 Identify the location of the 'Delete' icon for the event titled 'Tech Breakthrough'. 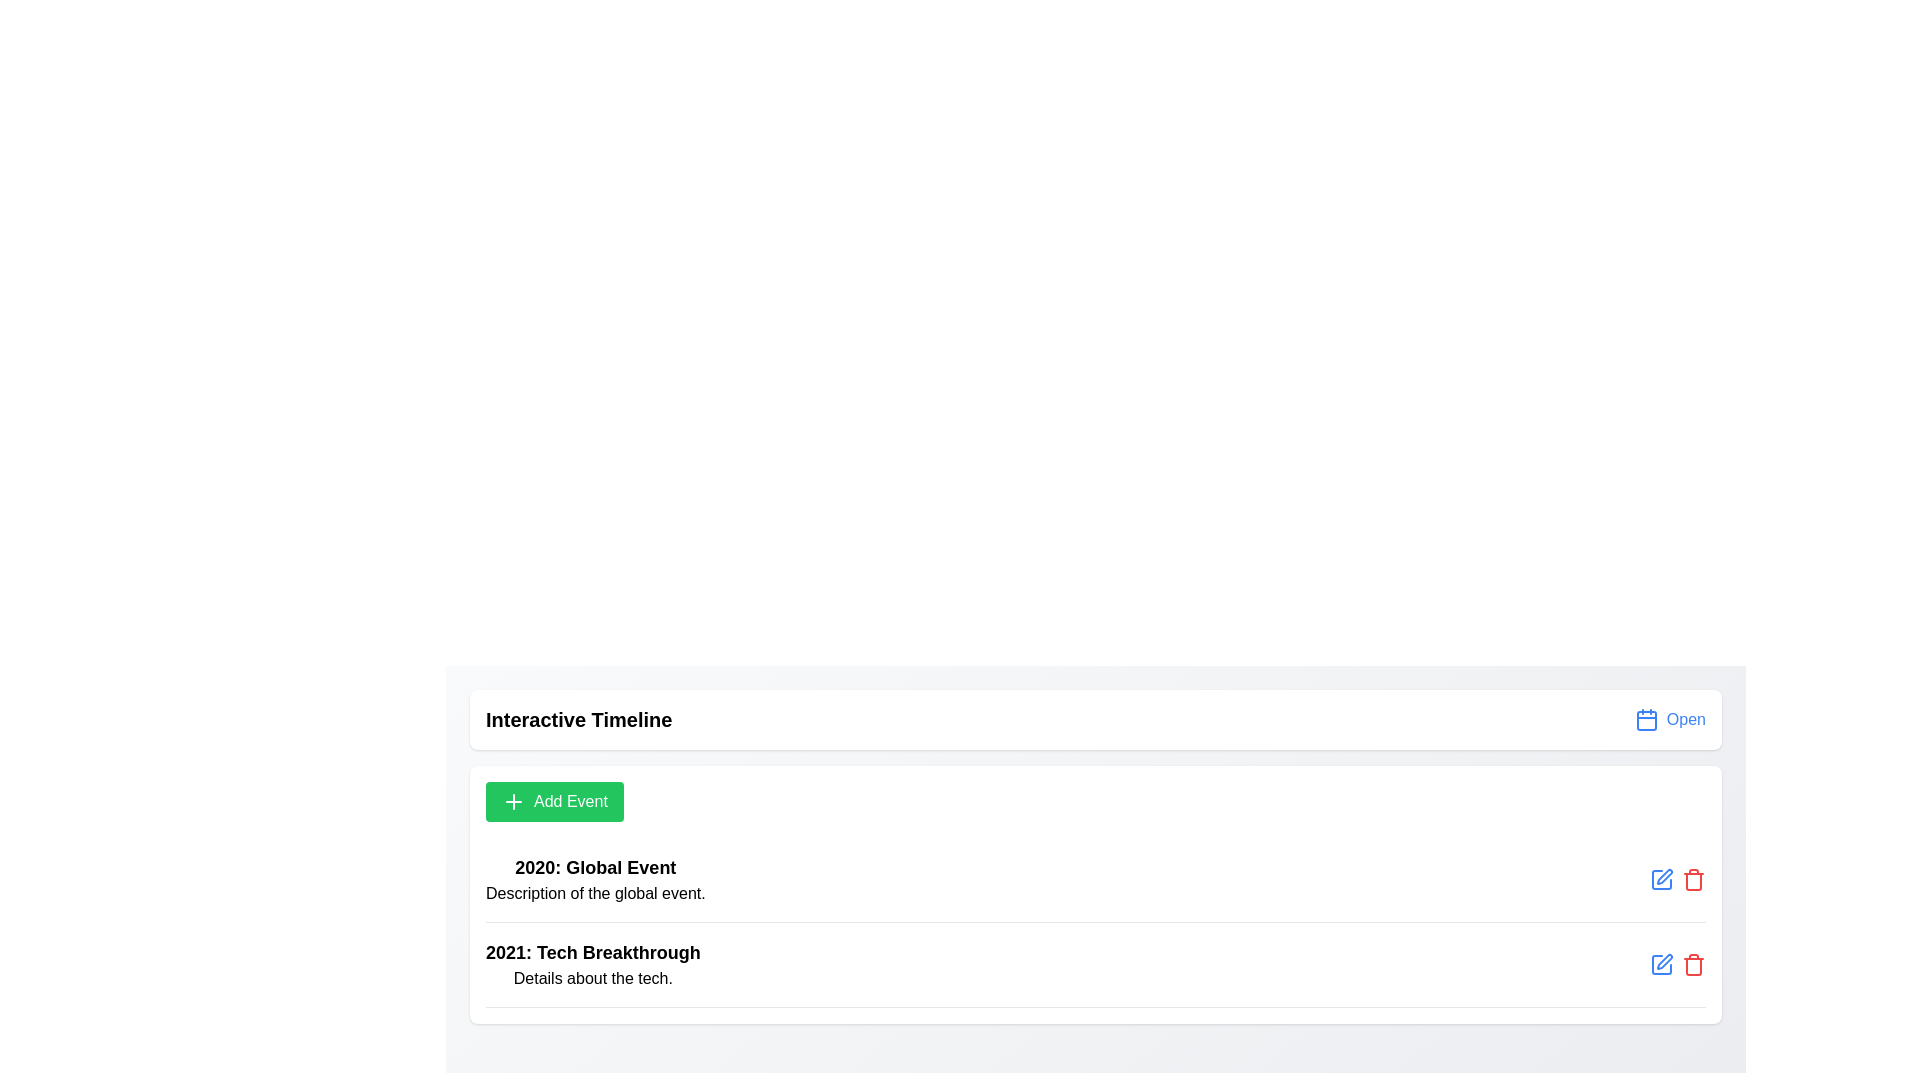
(1693, 963).